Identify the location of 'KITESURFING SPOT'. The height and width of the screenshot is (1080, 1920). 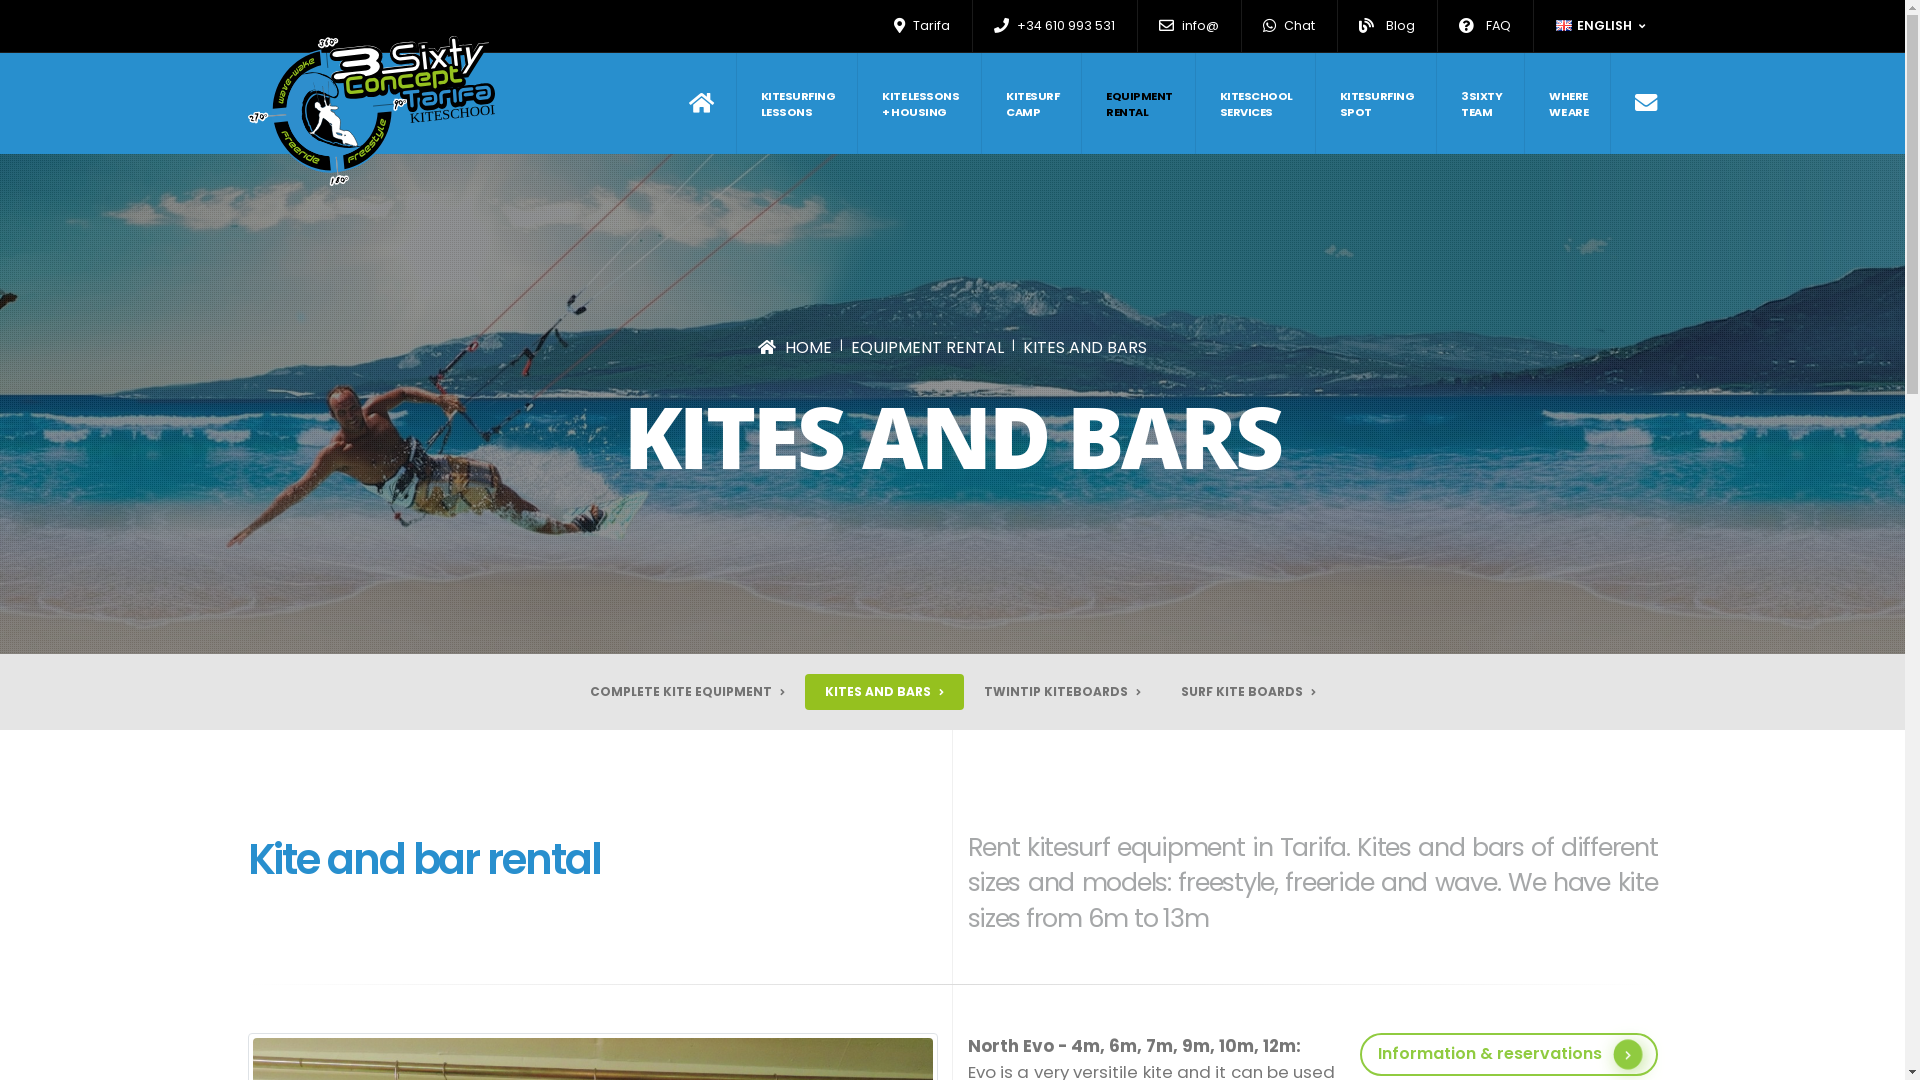
(1318, 103).